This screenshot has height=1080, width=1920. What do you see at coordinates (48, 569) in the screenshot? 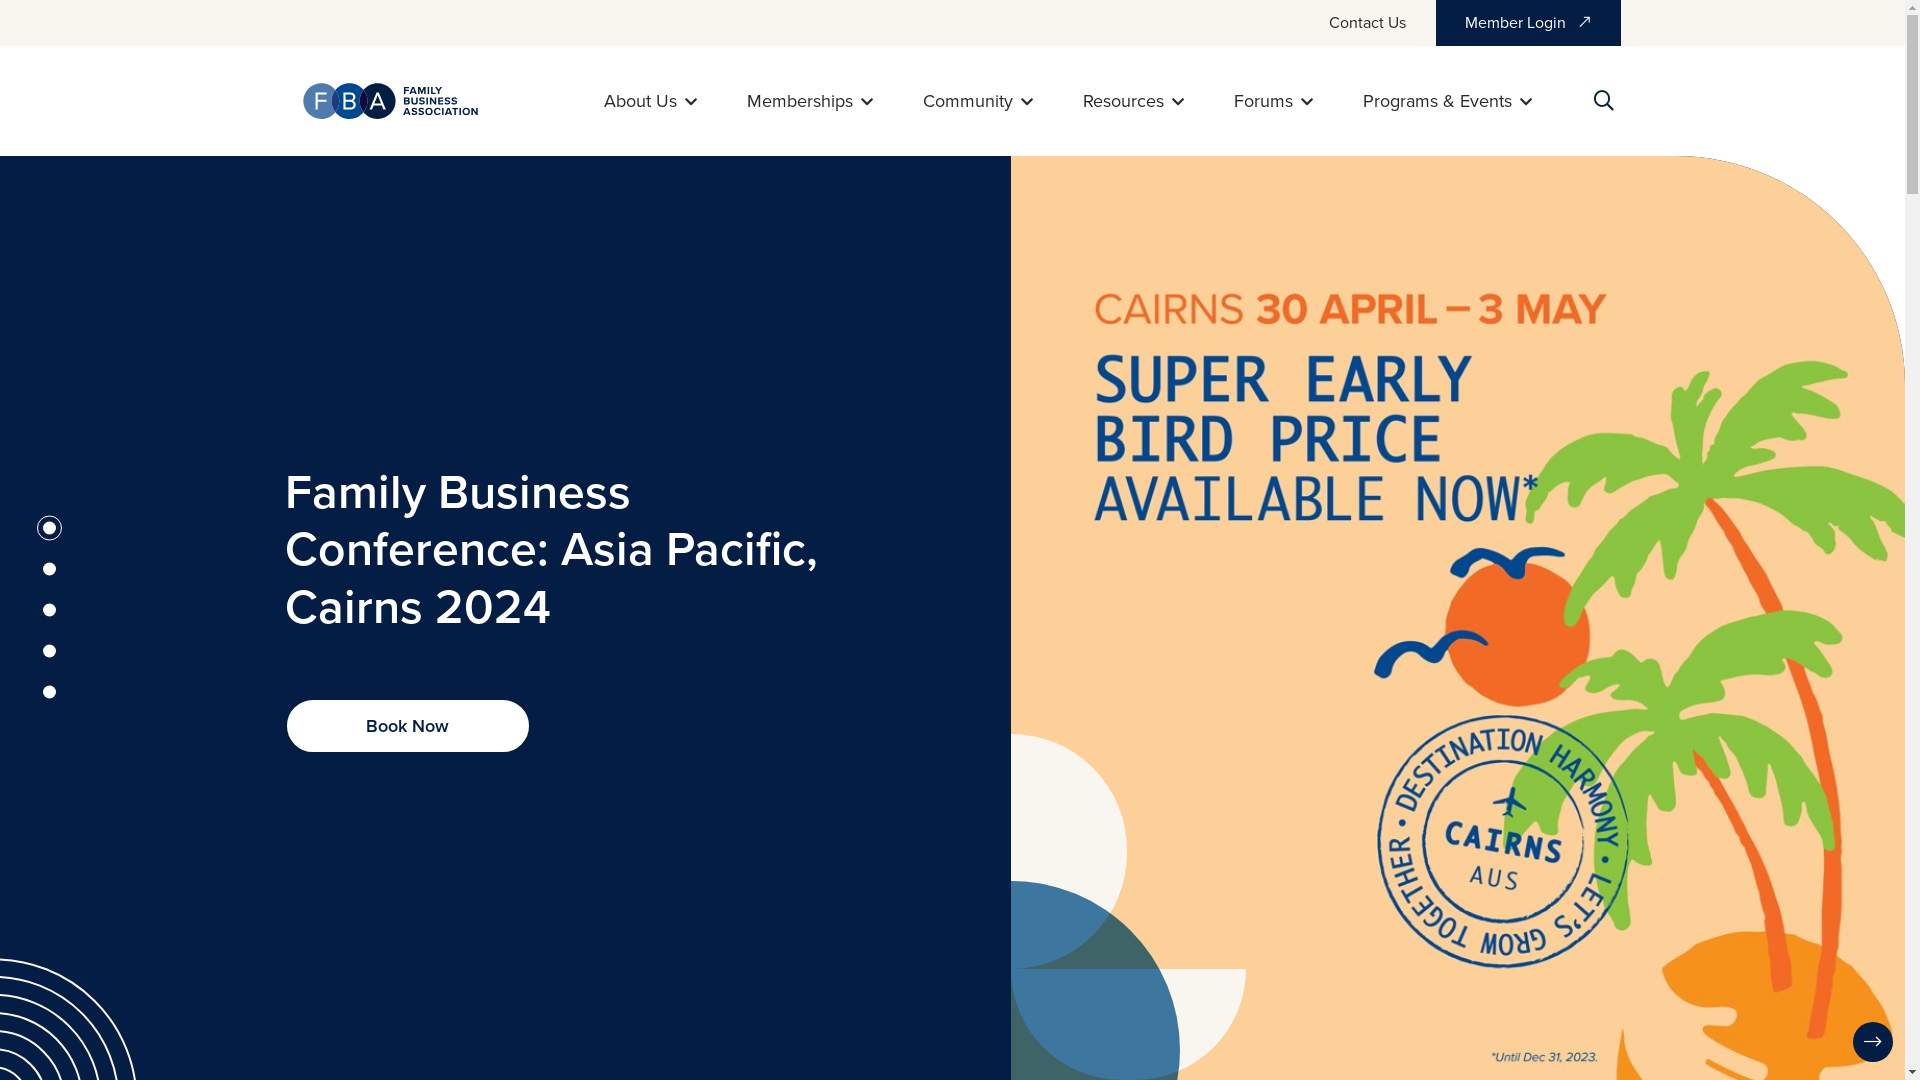
I see `'2'` at bounding box center [48, 569].